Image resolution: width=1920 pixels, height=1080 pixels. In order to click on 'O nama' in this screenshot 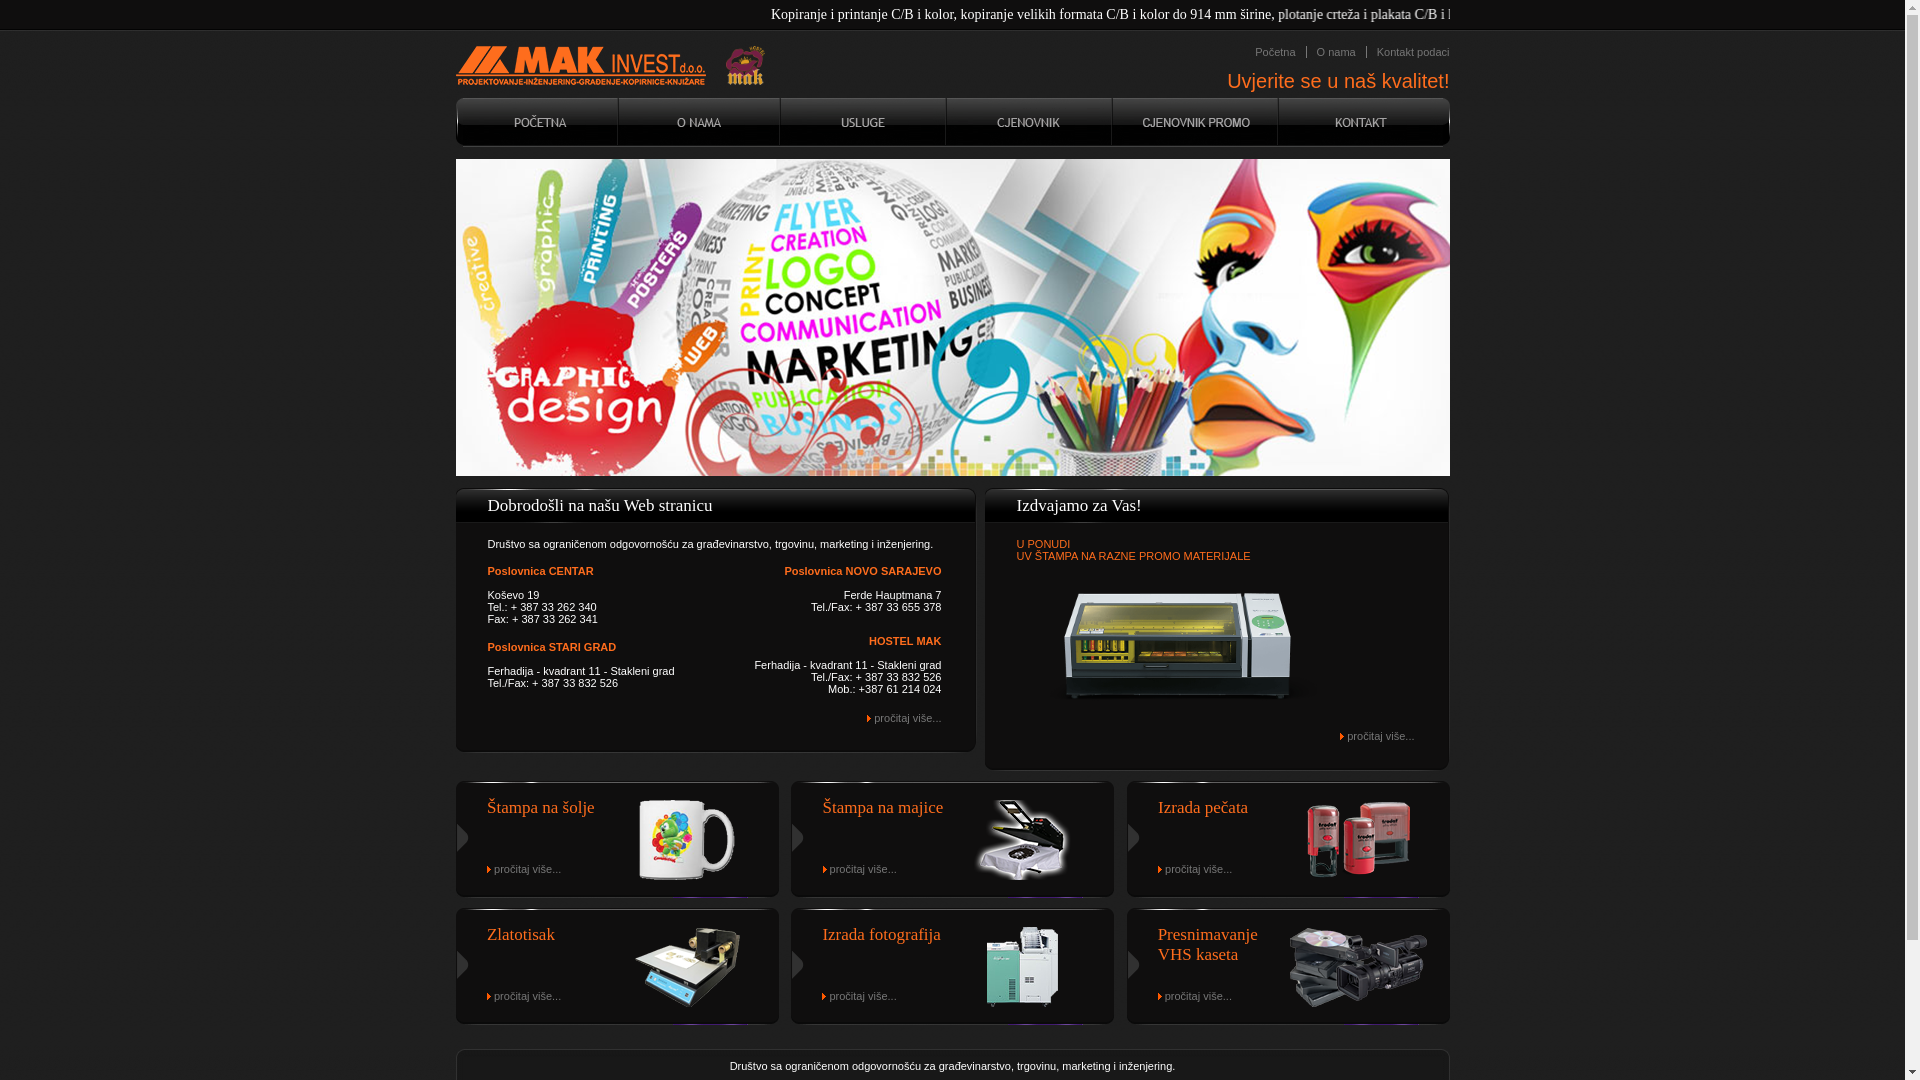, I will do `click(1336, 50)`.